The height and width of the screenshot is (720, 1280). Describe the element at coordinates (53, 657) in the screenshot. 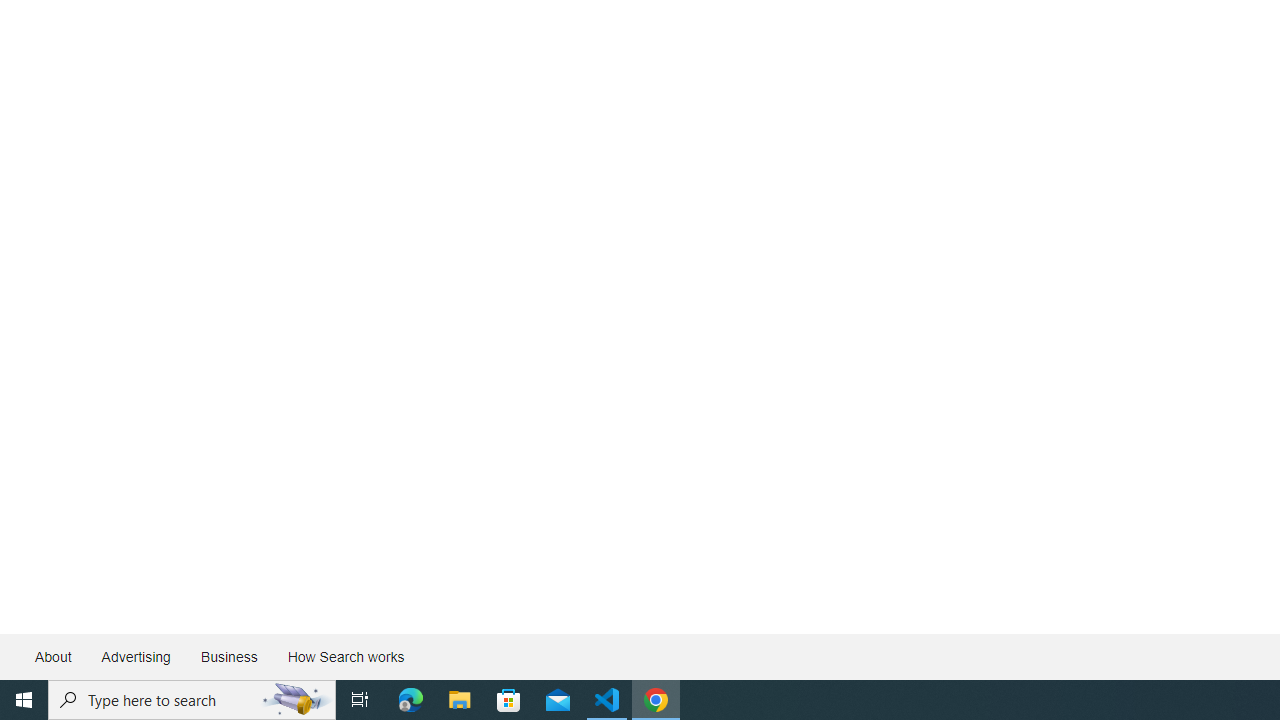

I see `'About'` at that location.